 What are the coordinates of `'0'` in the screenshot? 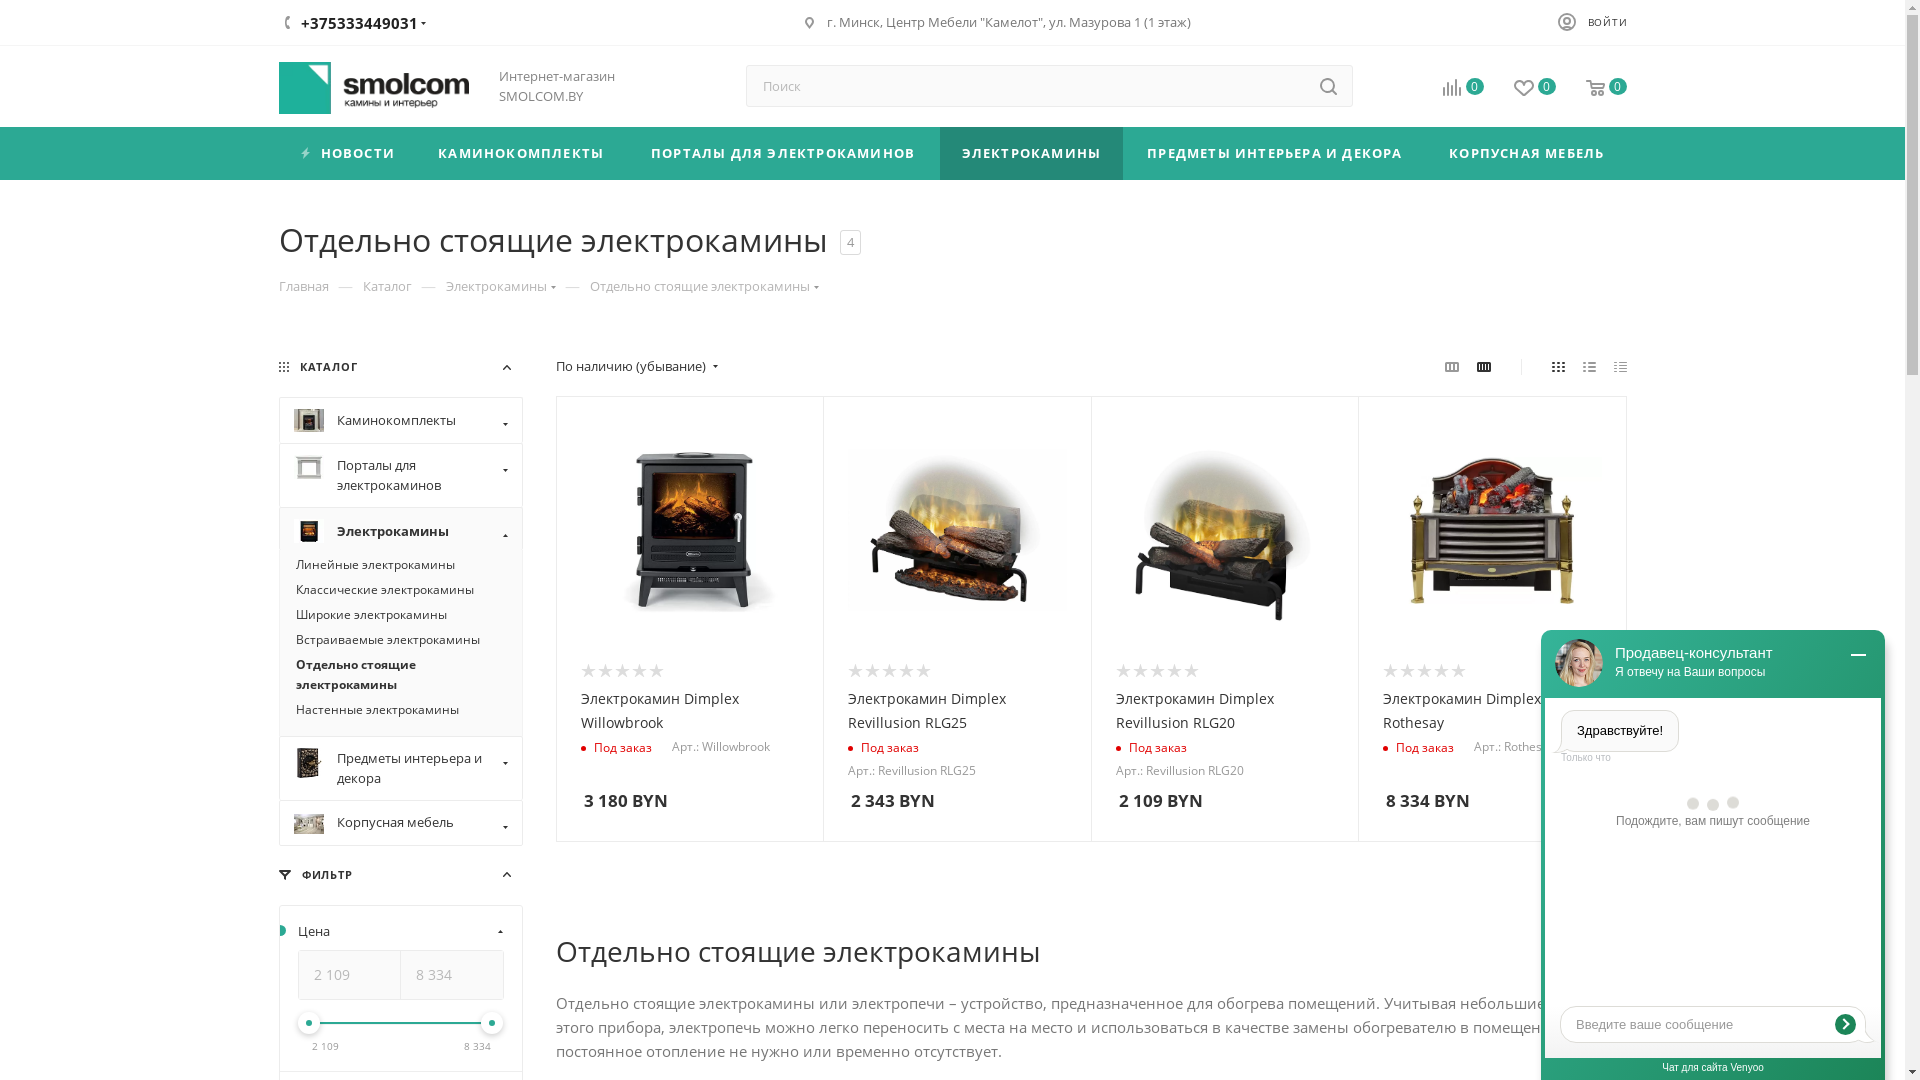 It's located at (1590, 87).